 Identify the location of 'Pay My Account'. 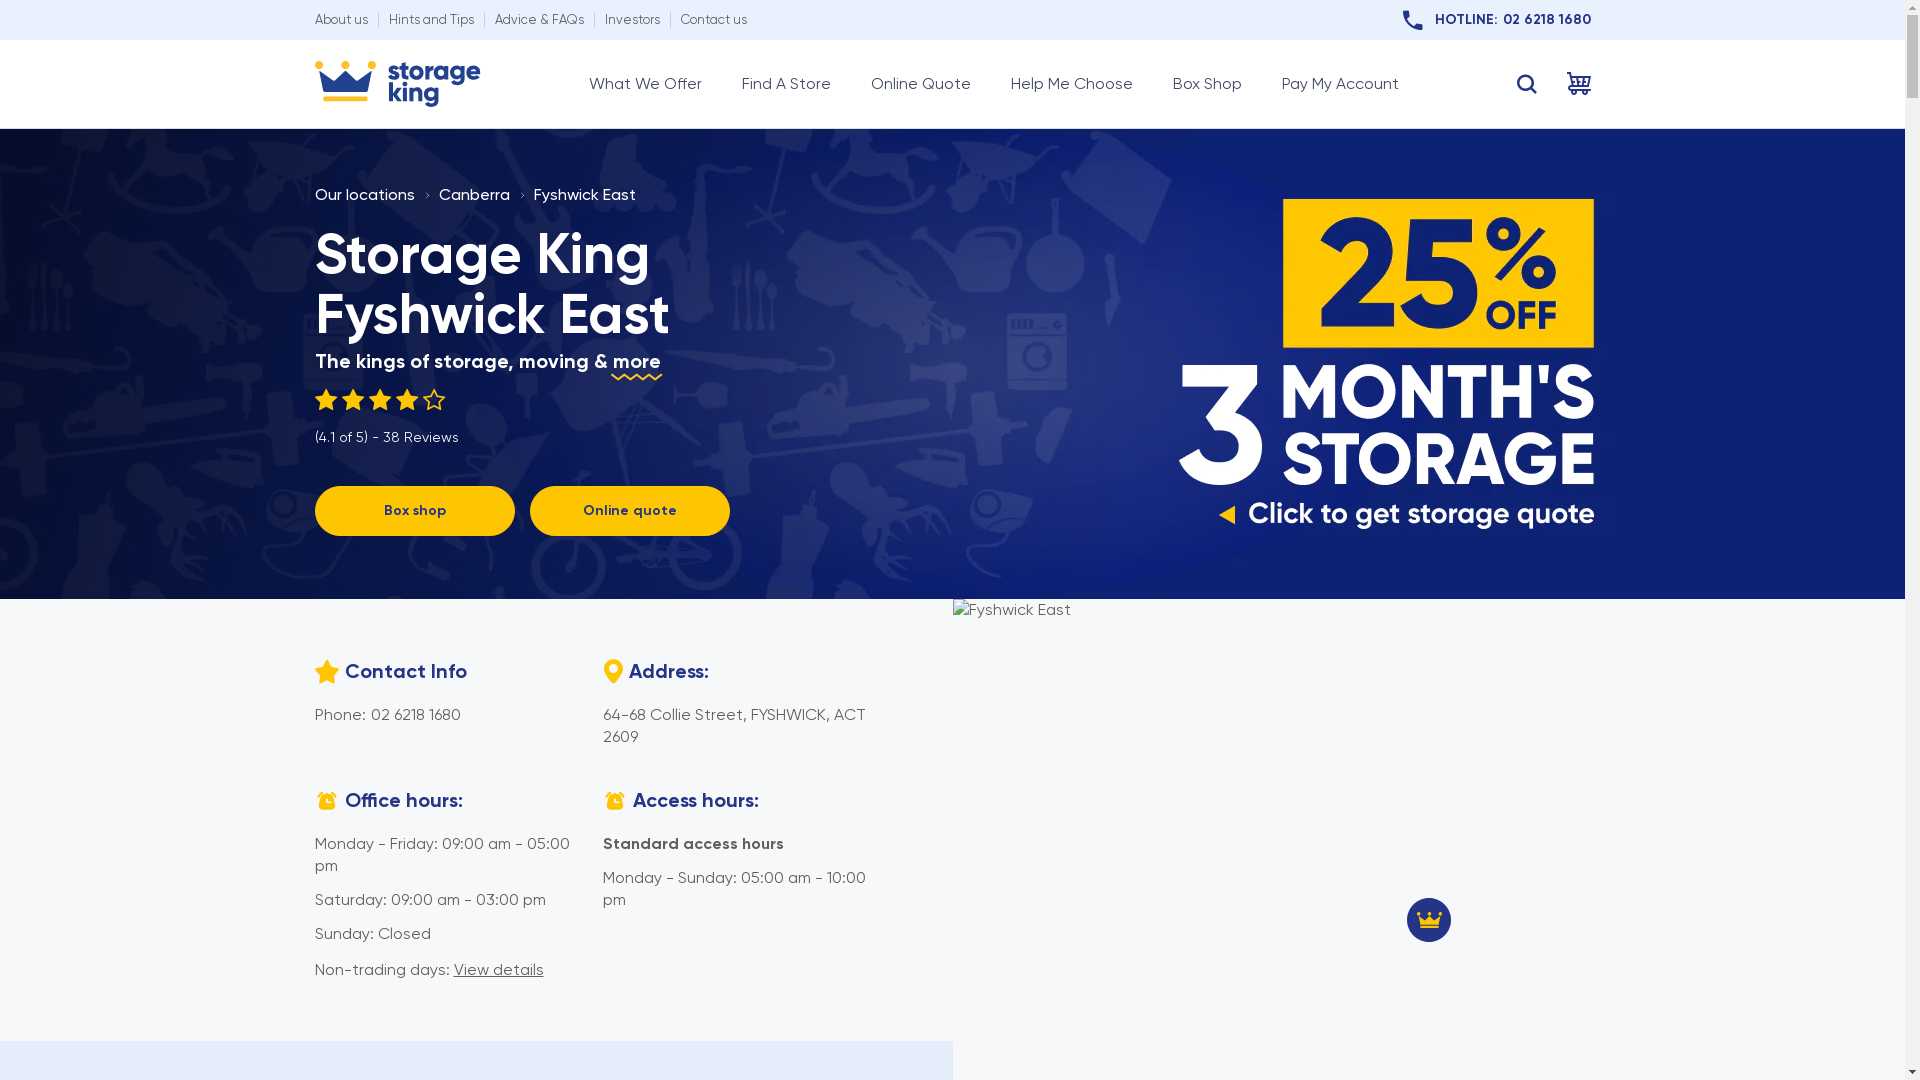
(1340, 83).